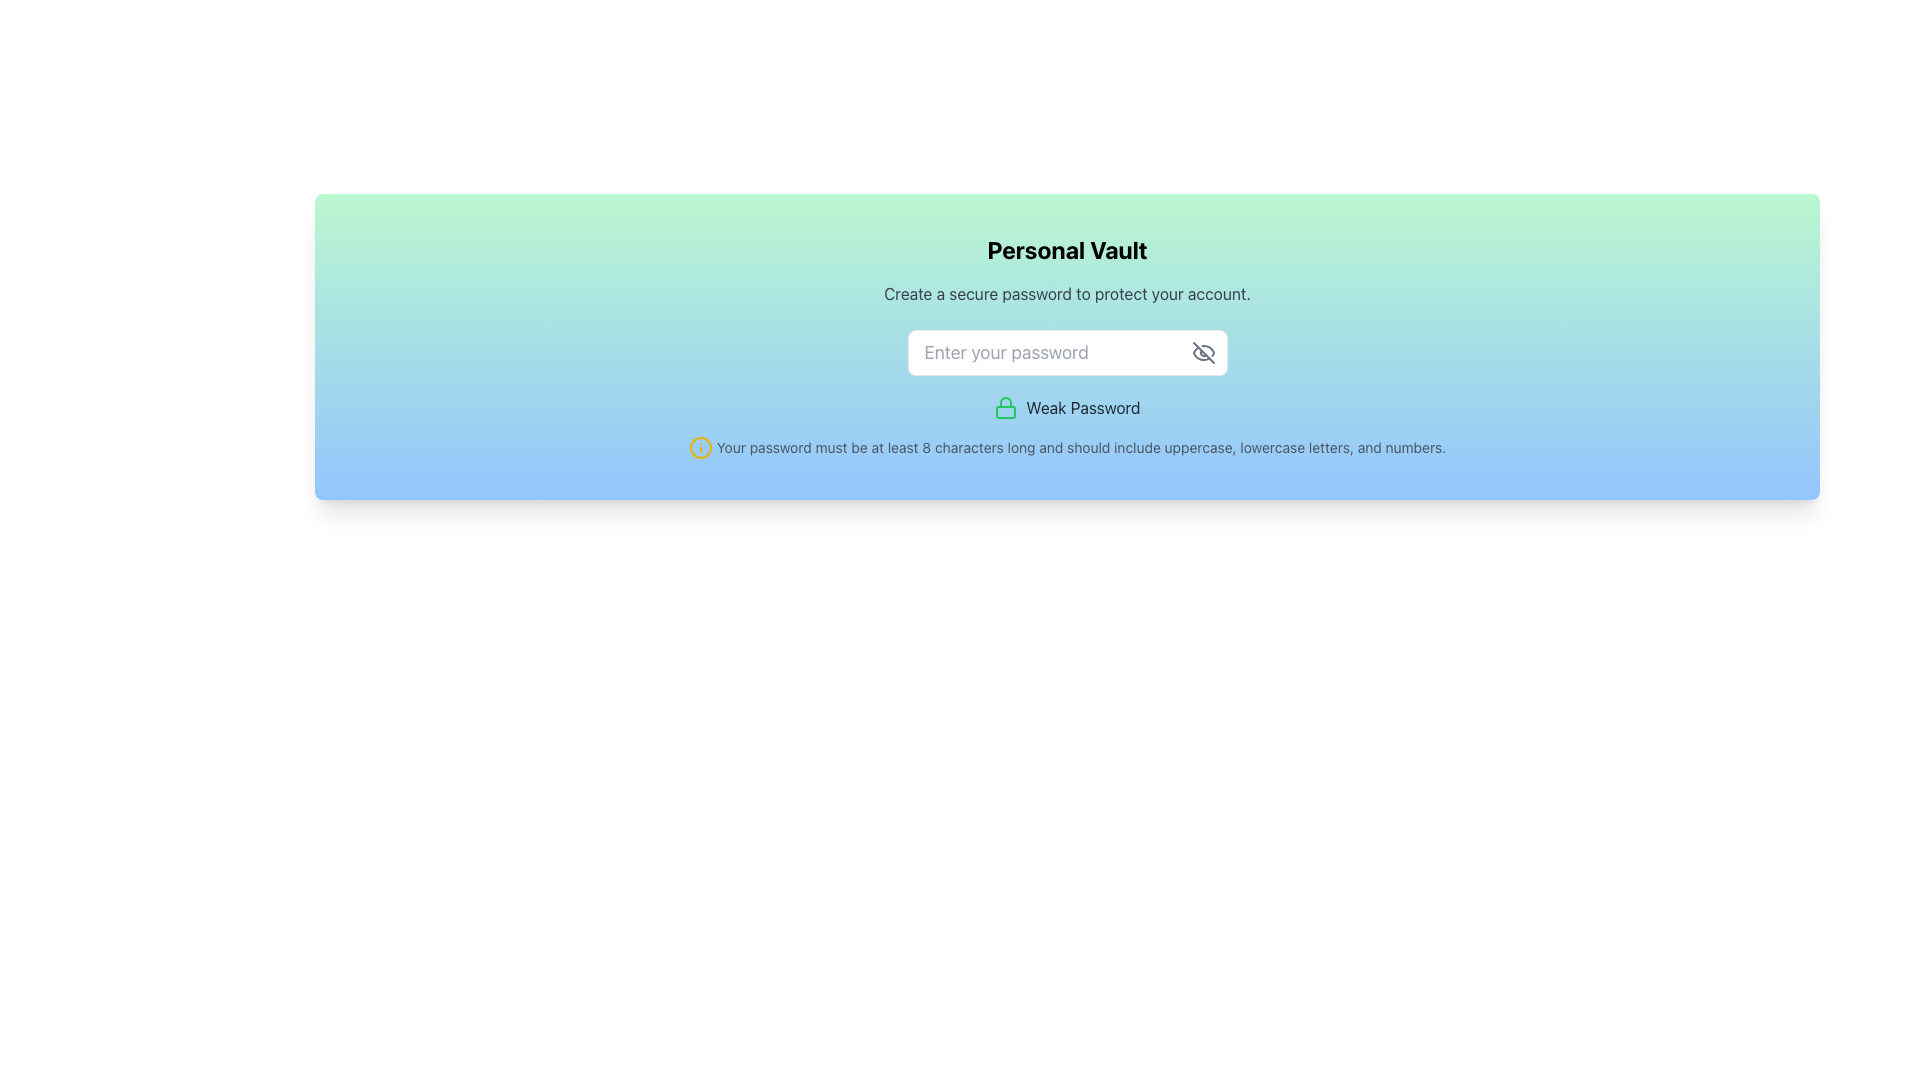 This screenshot has height=1080, width=1920. What do you see at coordinates (1006, 402) in the screenshot?
I see `the top arc of the lock icon, which is part of an SVG graphic indicating password strength, located to the left of the 'Weak Password' text` at bounding box center [1006, 402].